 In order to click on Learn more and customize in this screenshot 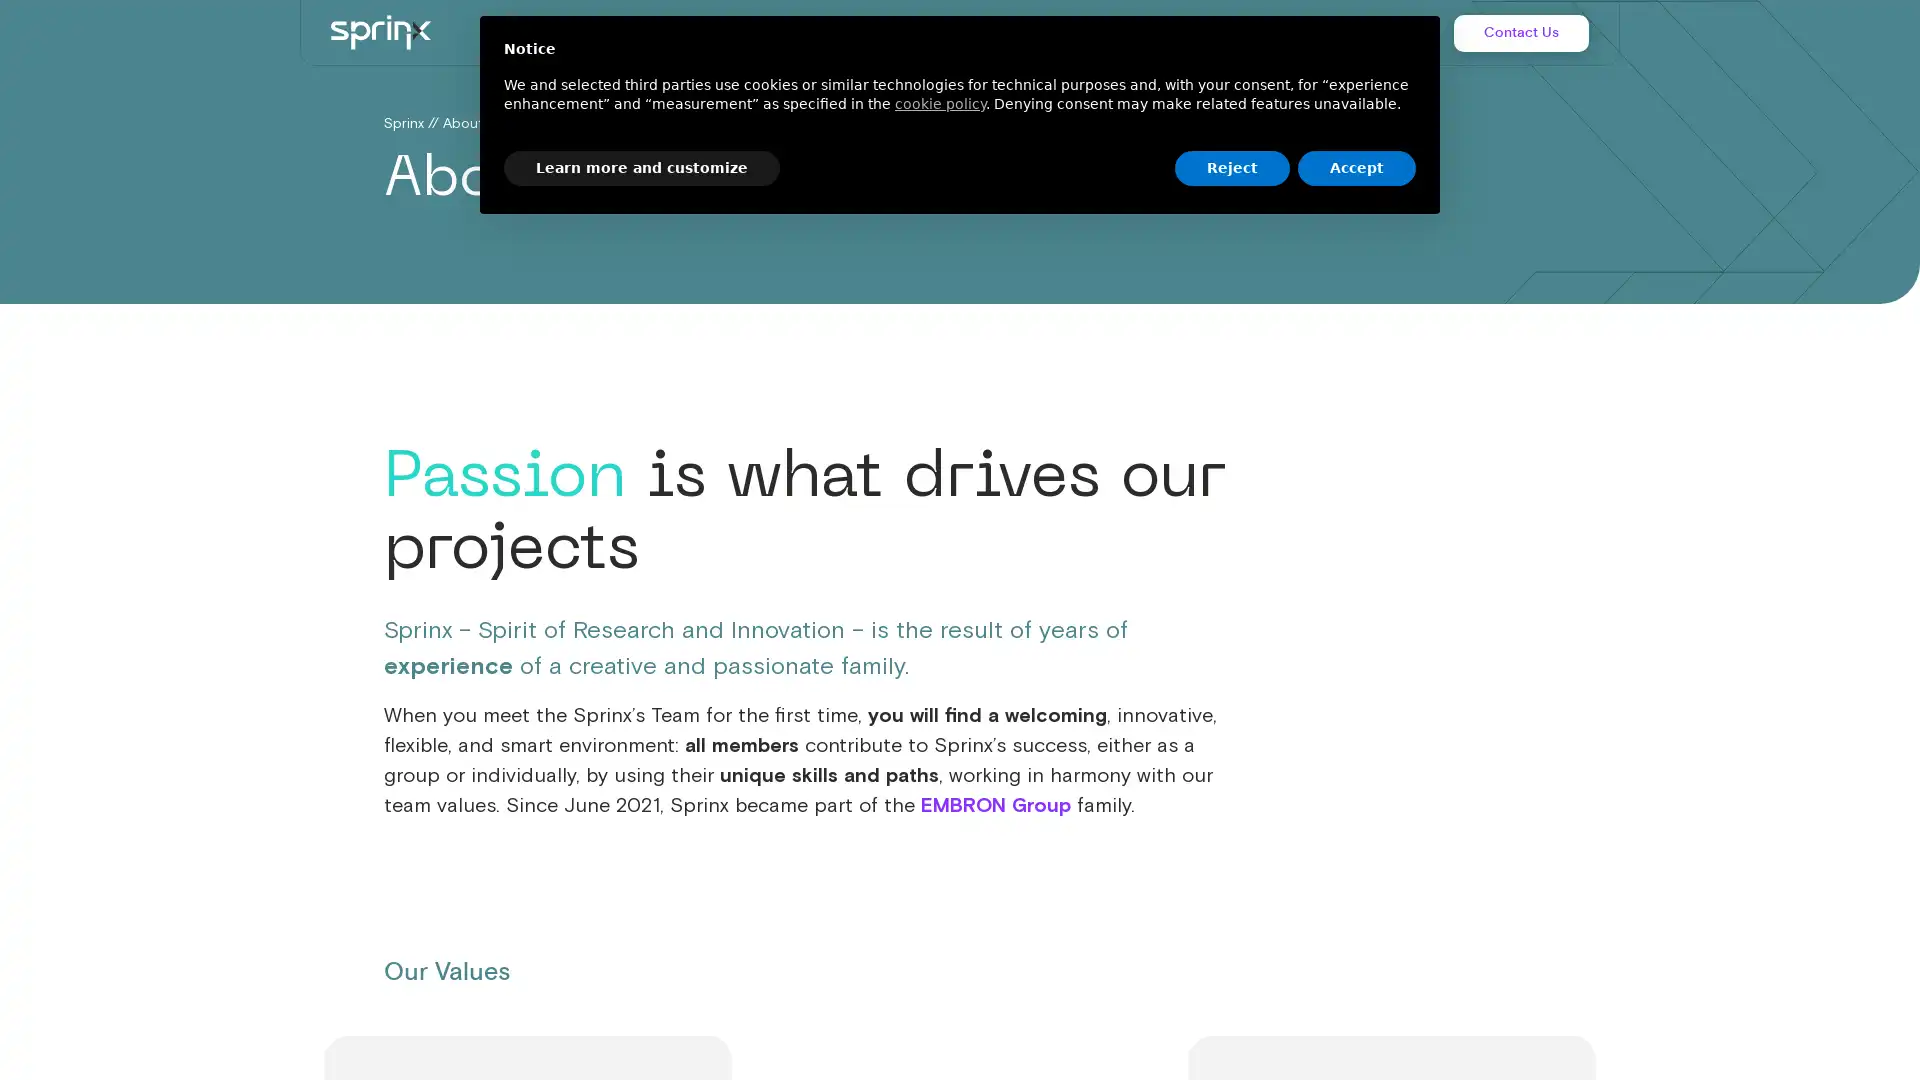, I will do `click(642, 167)`.